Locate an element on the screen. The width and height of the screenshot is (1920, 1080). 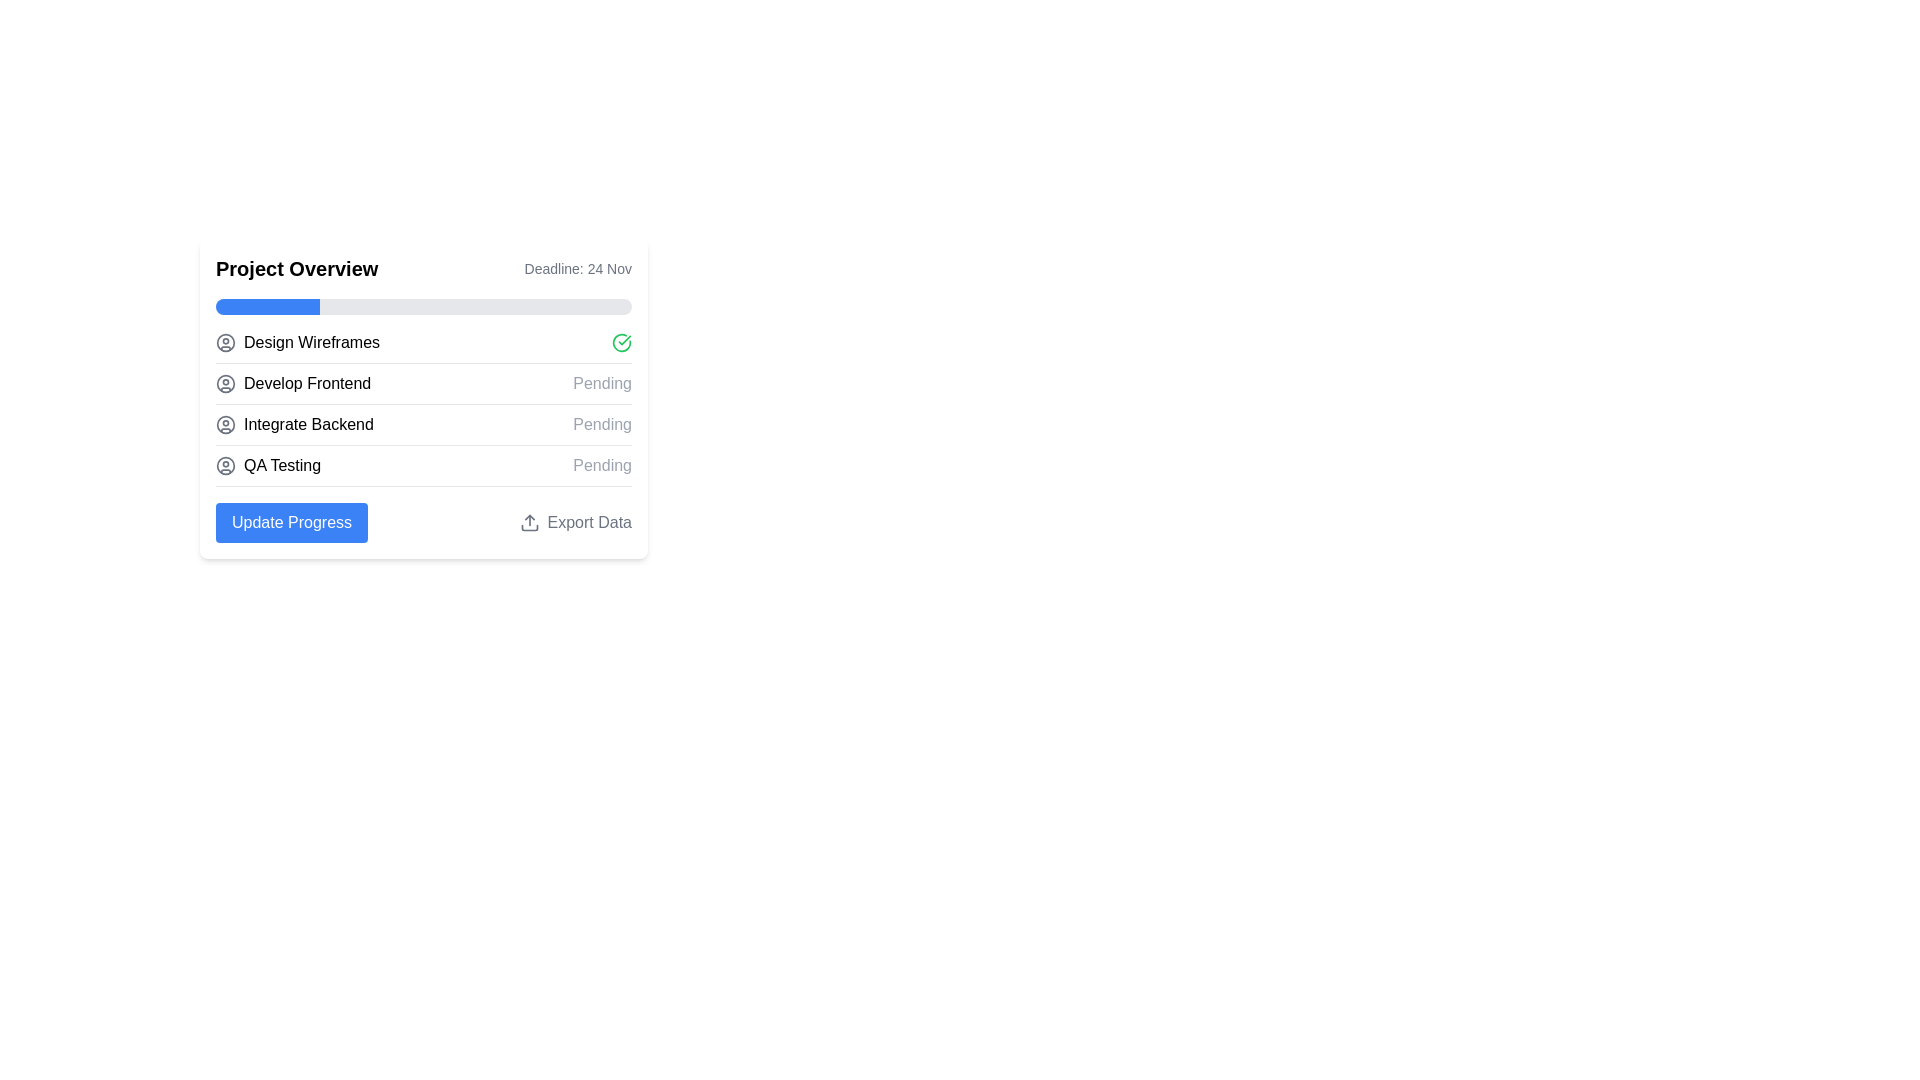
the horizontal progress bar located in the 'Project Overview' section, which has a light gray background and a blue segment indicating completion is located at coordinates (422, 307).